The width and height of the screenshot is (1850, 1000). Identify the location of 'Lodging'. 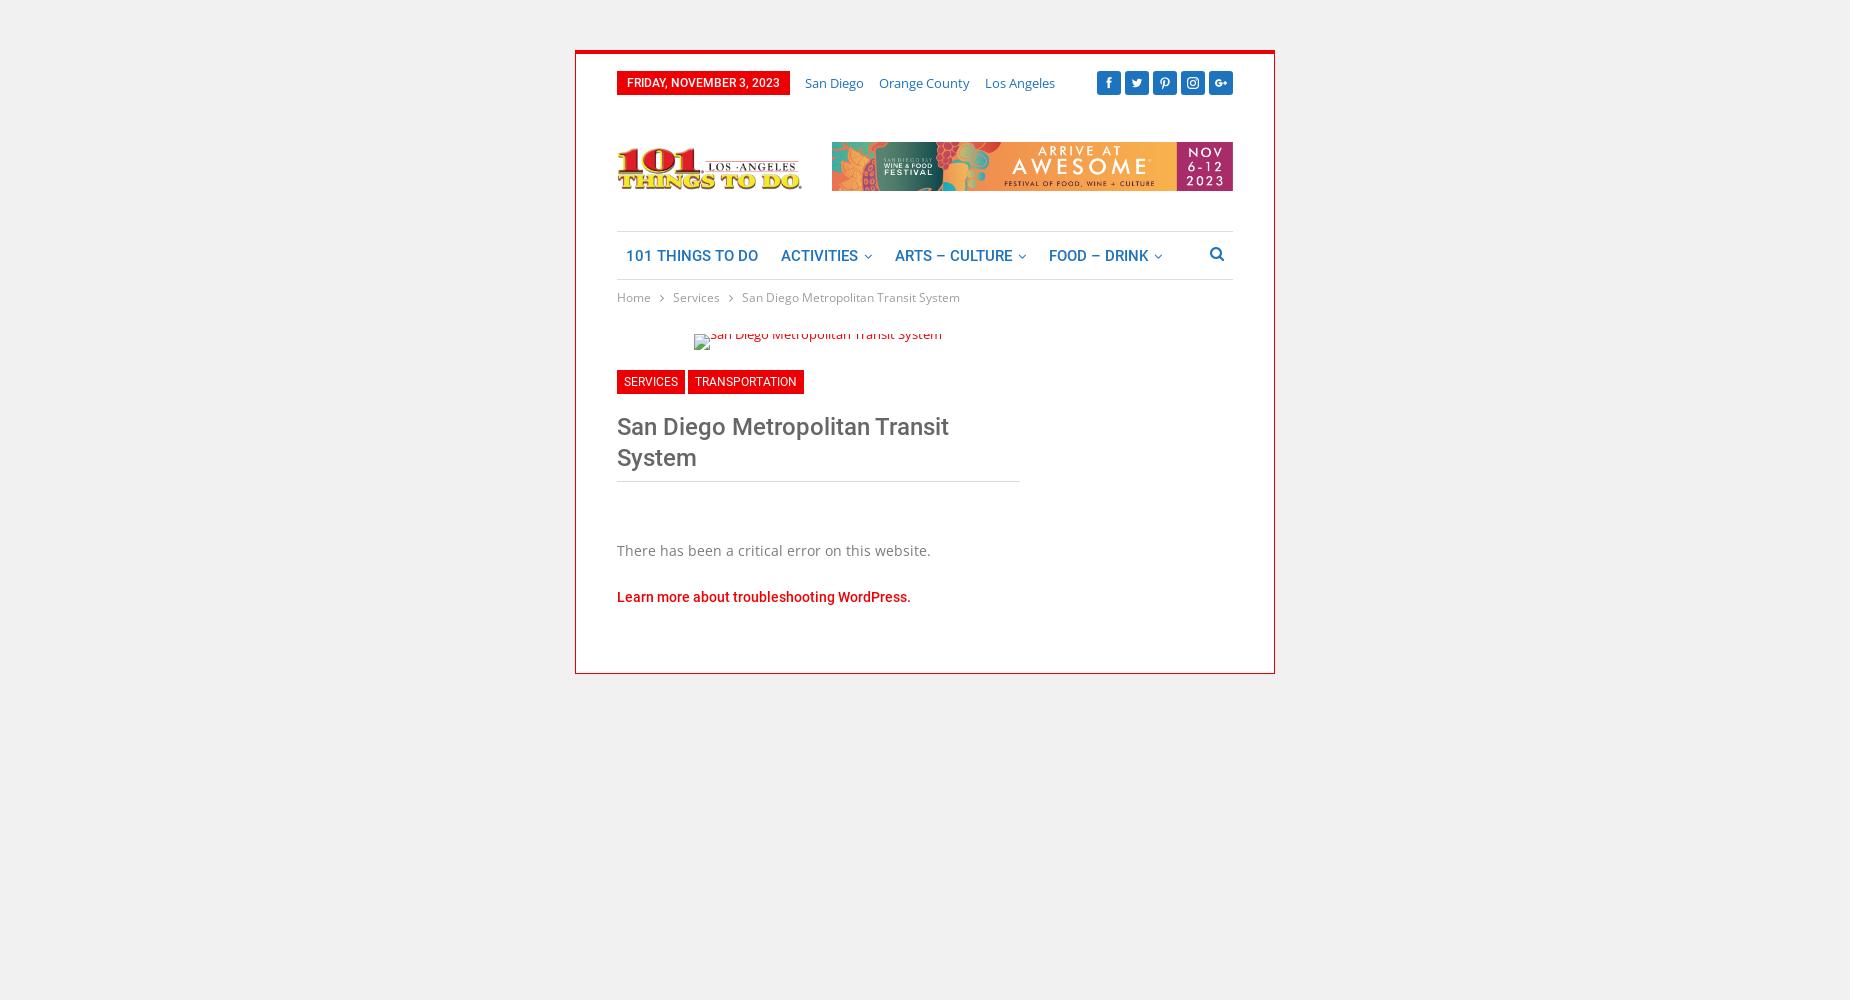
(1029, 303).